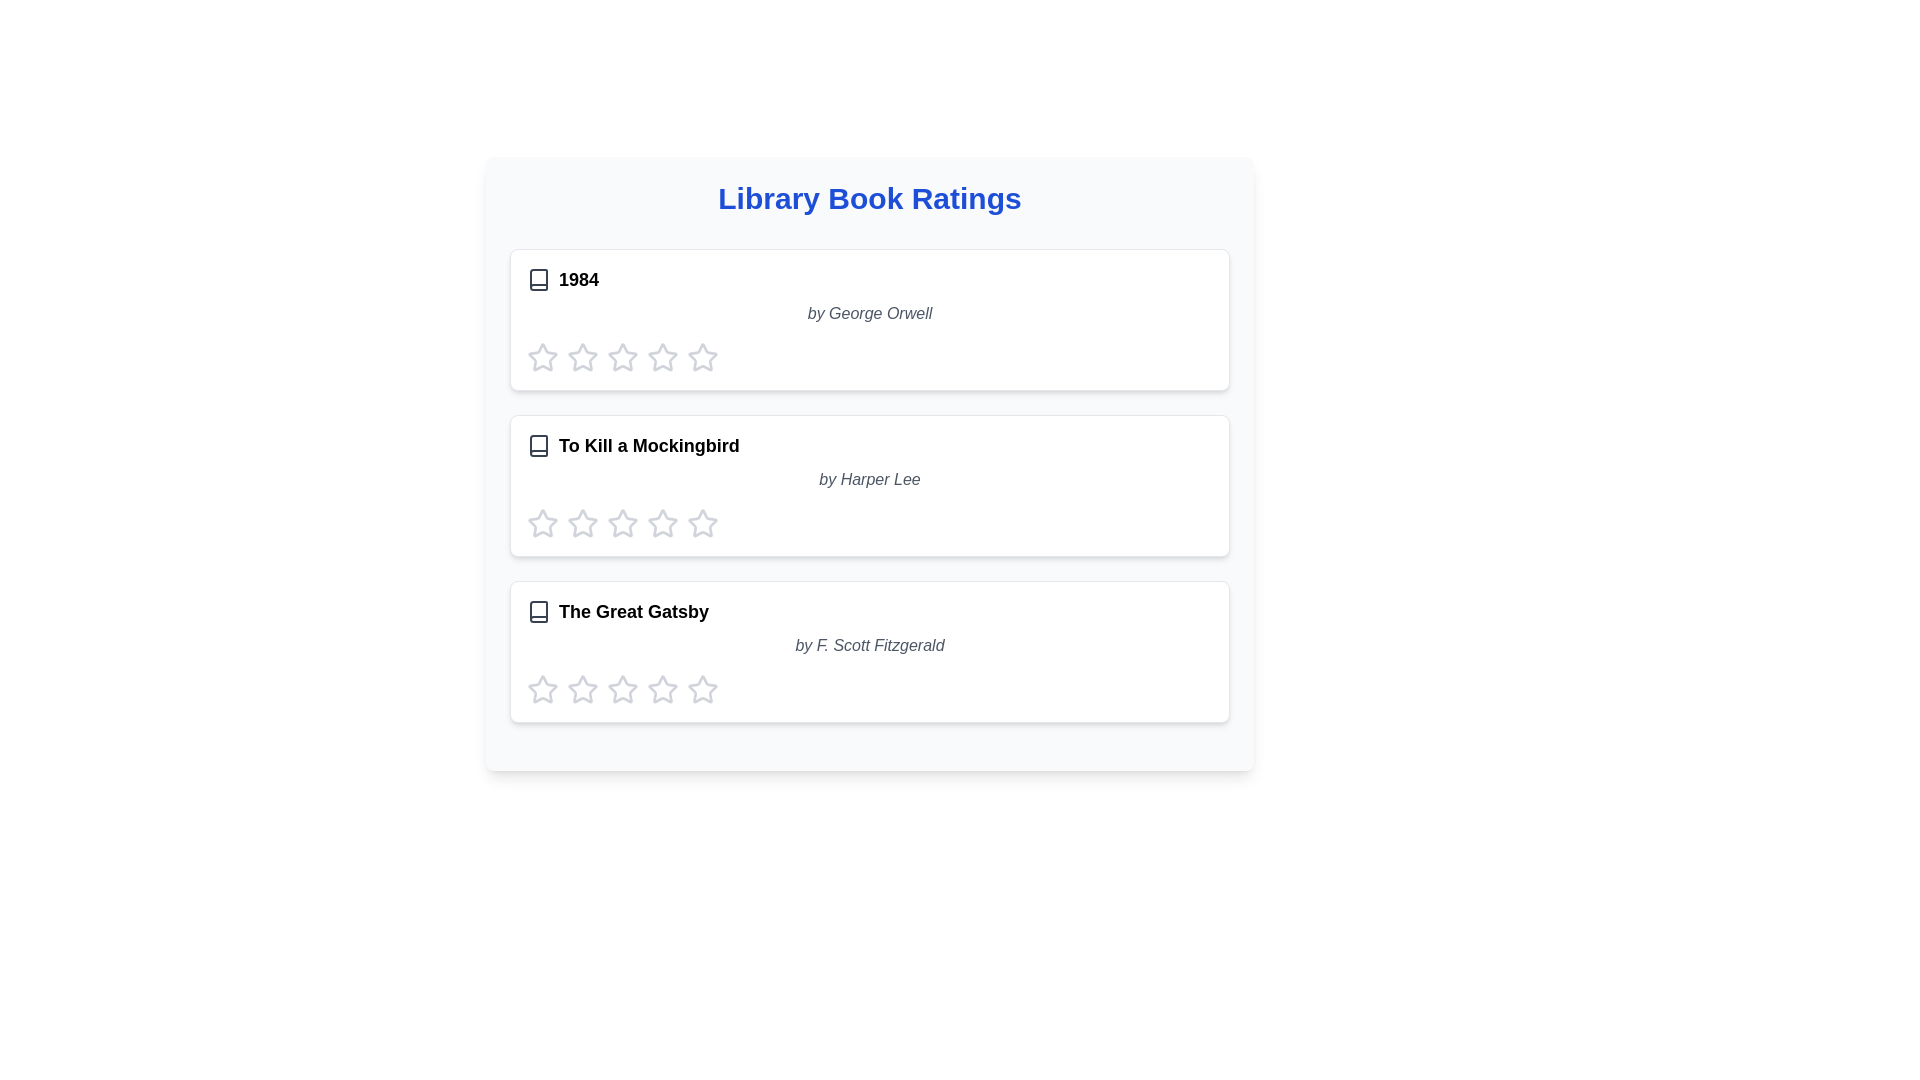  I want to click on the second star rating icon below the title '1984' by George Orwell, so click(581, 357).